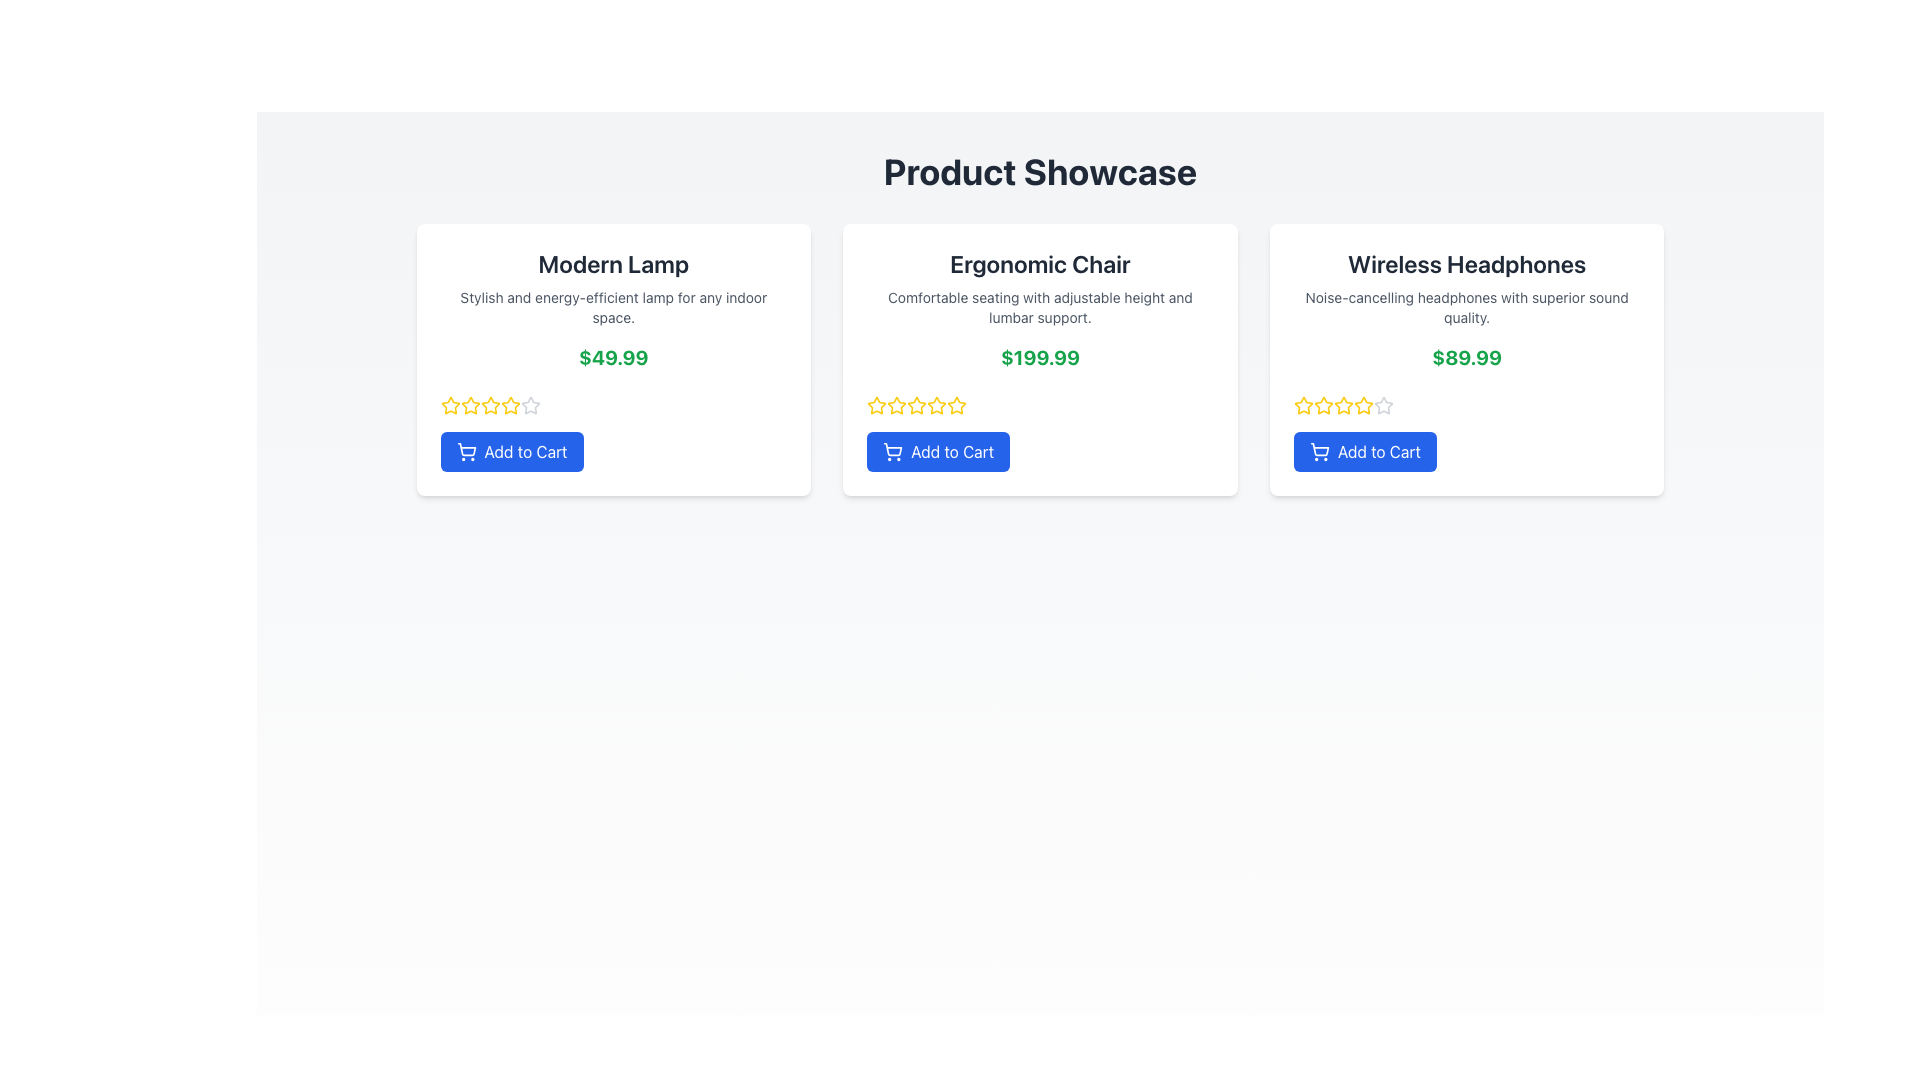  I want to click on the fifth star icon in the rating system for the 'Modern Lamp' product, so click(510, 405).